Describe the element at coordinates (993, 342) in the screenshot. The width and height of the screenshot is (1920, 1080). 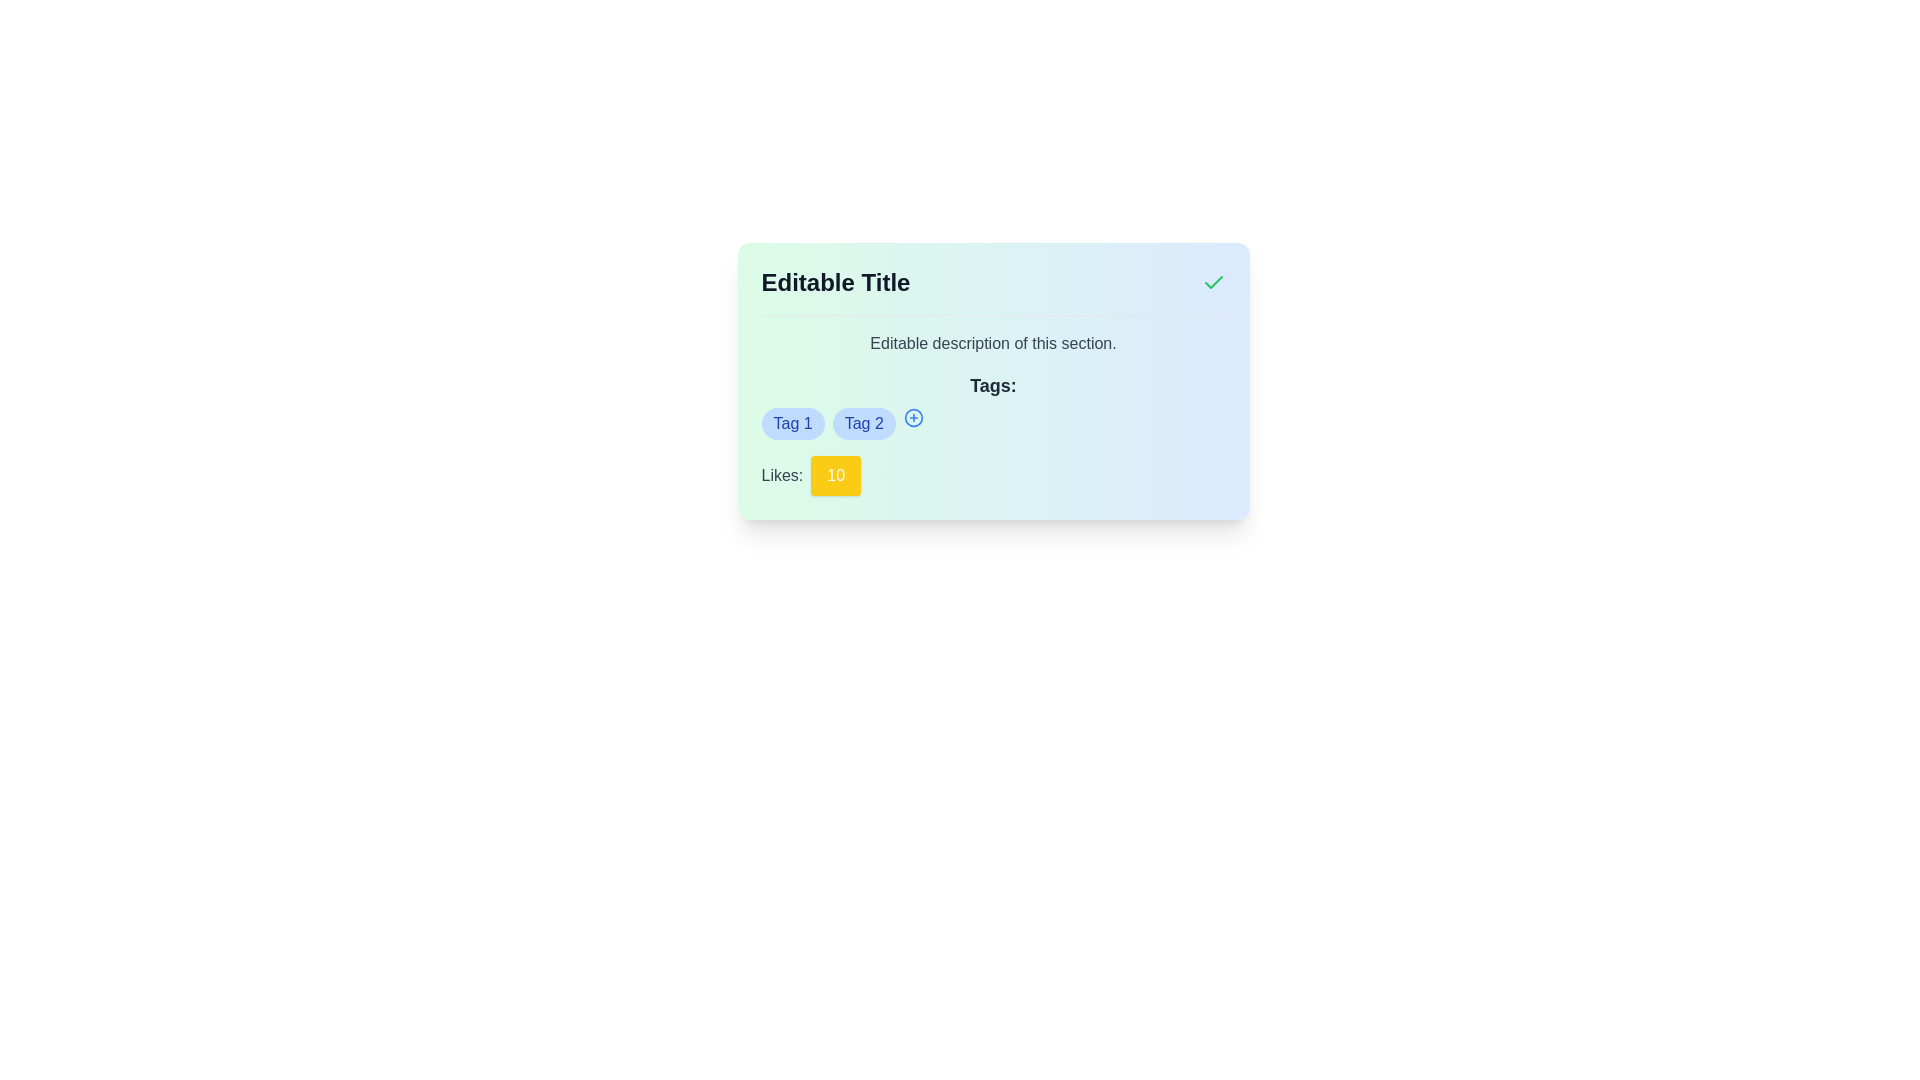
I see `the text line displaying 'Editable description of this section.' which is styled with gray color and changes to a darker gray on hover, located centrally within the card below 'Editable Title' and above the 'Tags:' section` at that location.